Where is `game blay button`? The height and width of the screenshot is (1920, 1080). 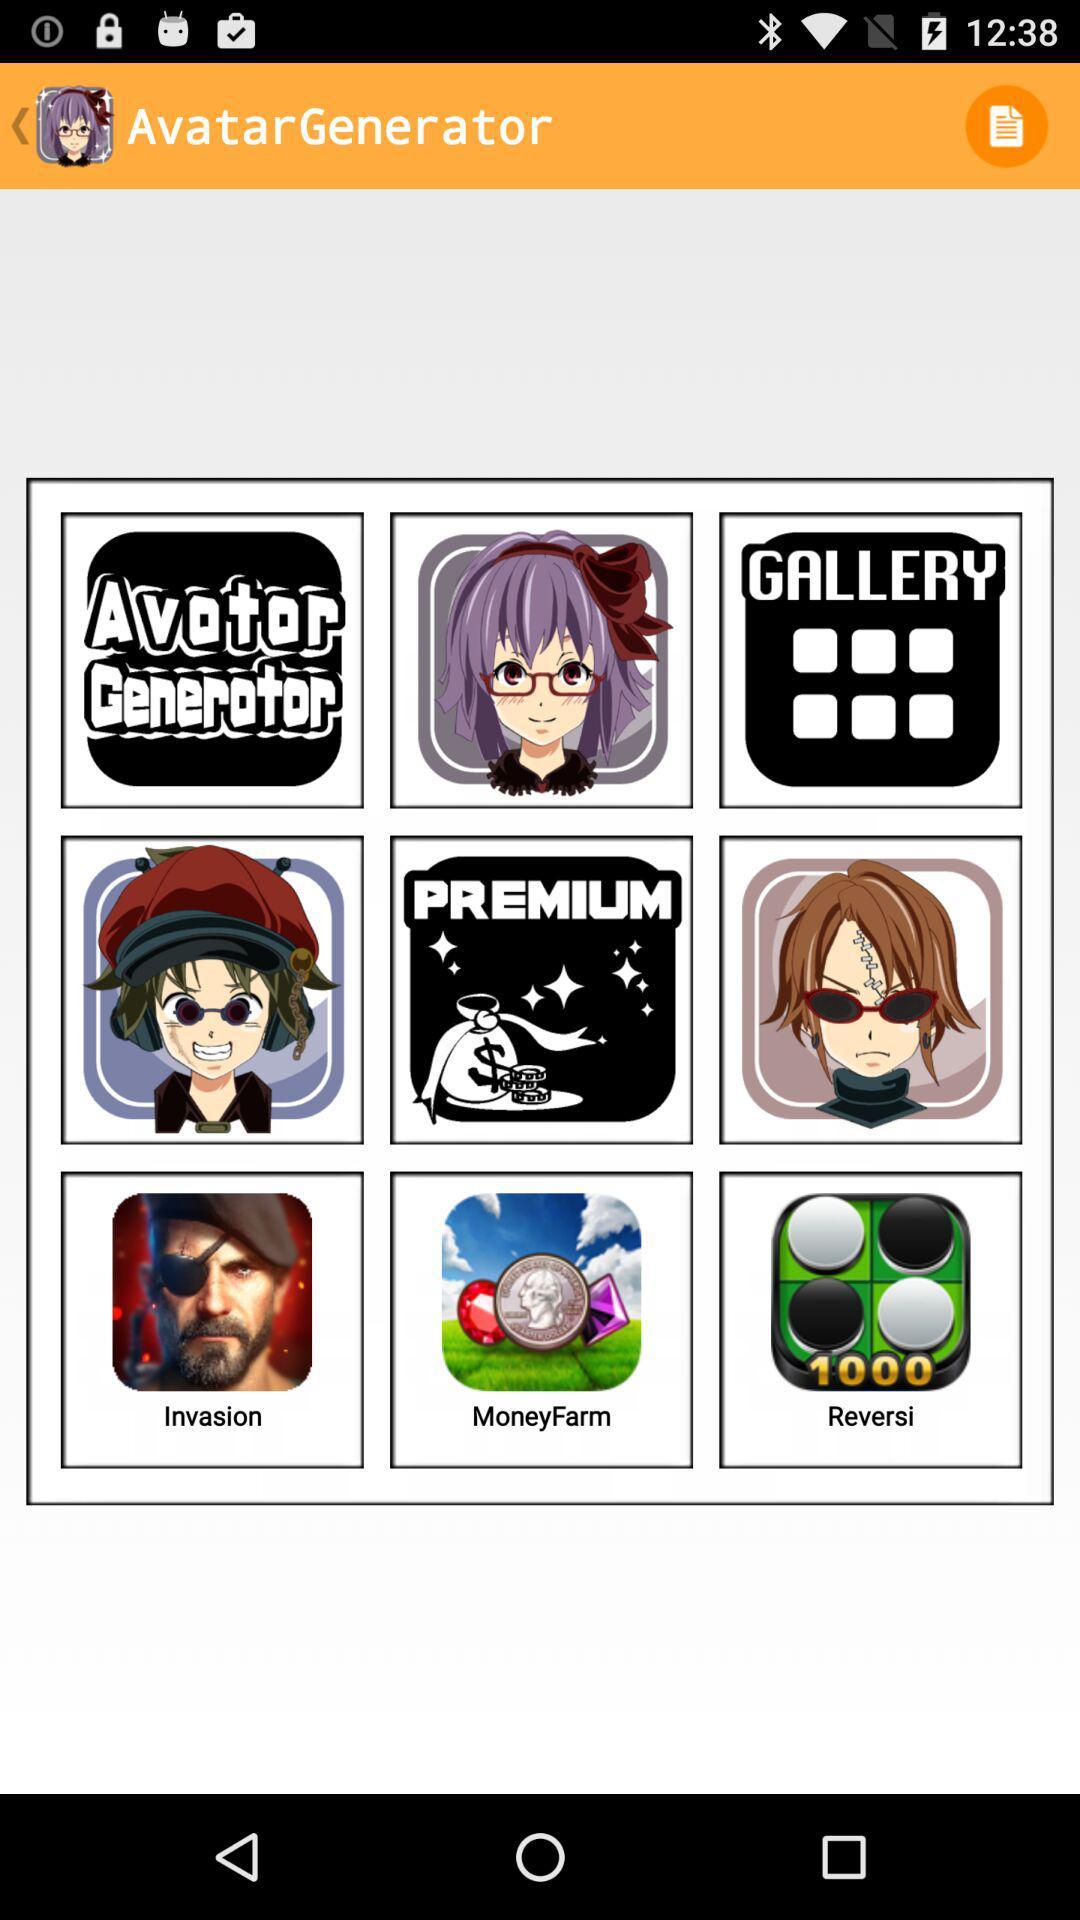 game blay button is located at coordinates (212, 660).